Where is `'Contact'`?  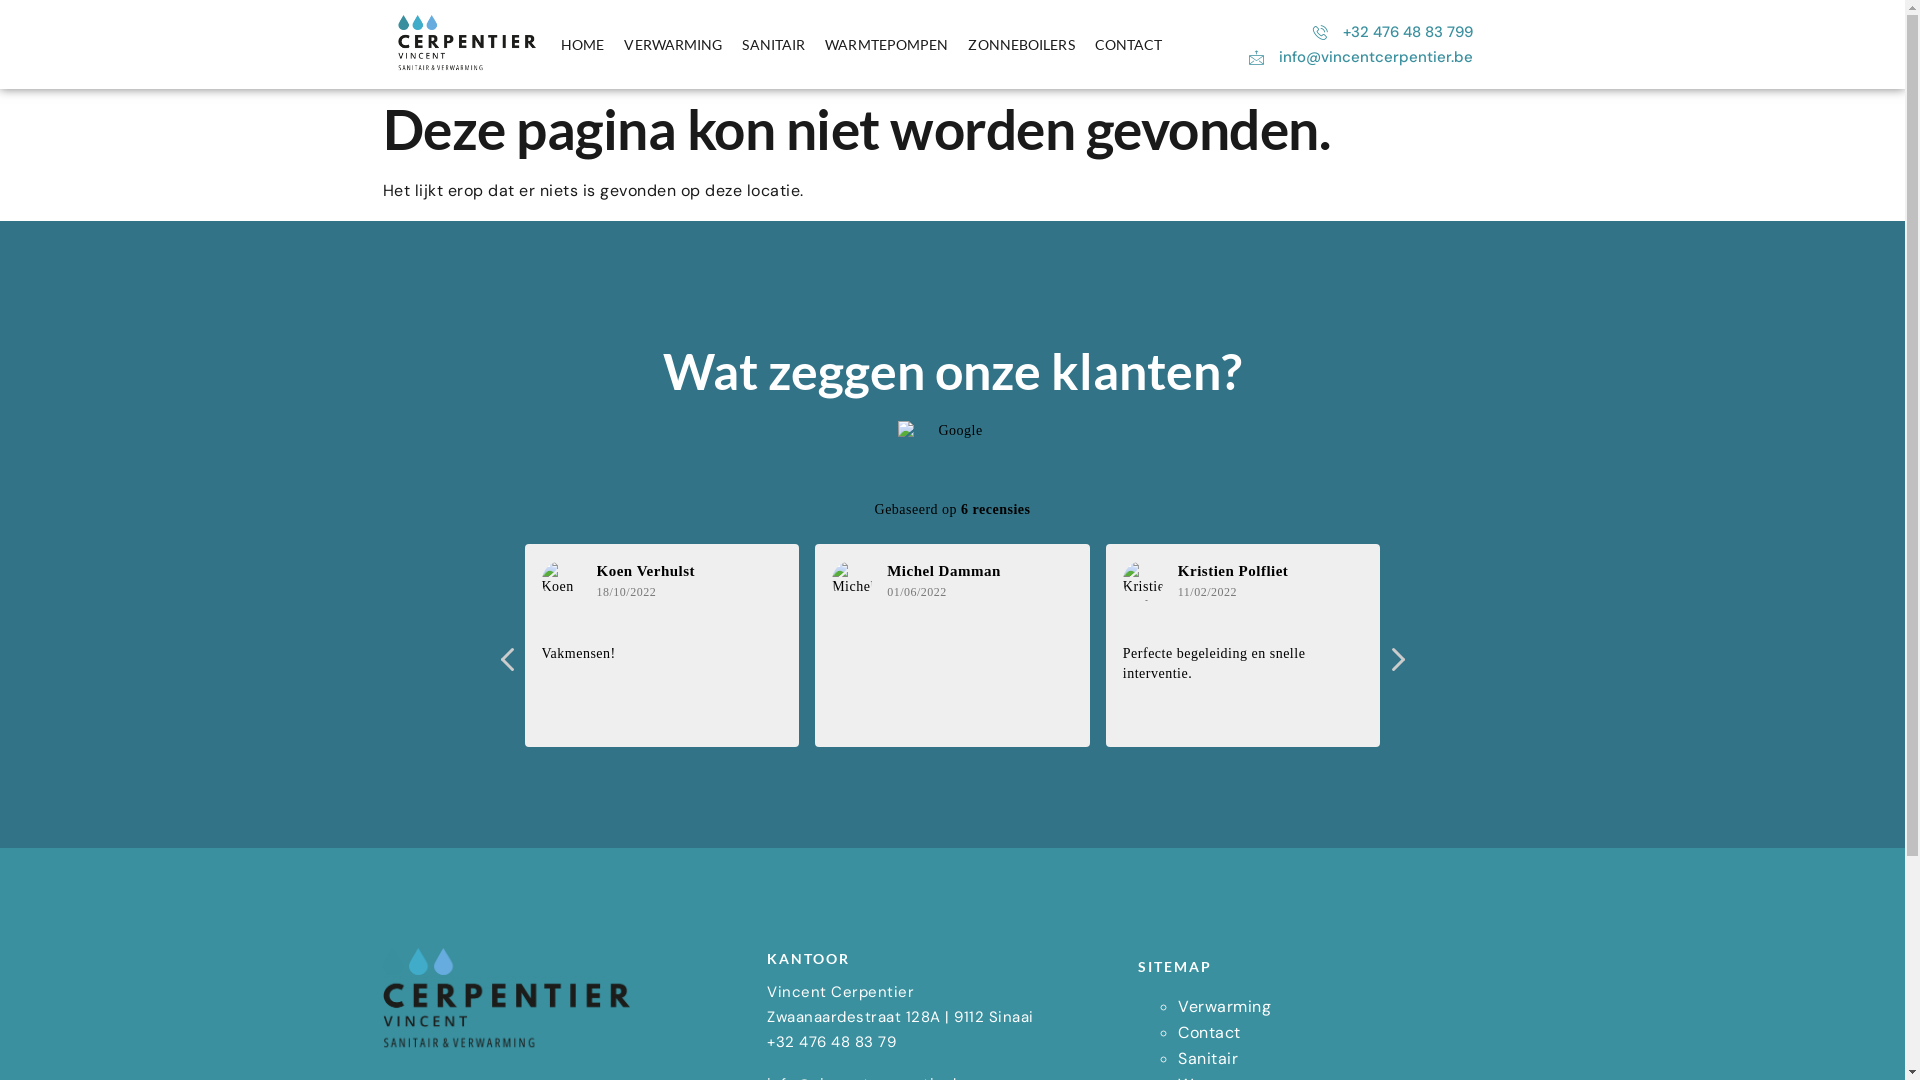
'Contact' is located at coordinates (1208, 1032).